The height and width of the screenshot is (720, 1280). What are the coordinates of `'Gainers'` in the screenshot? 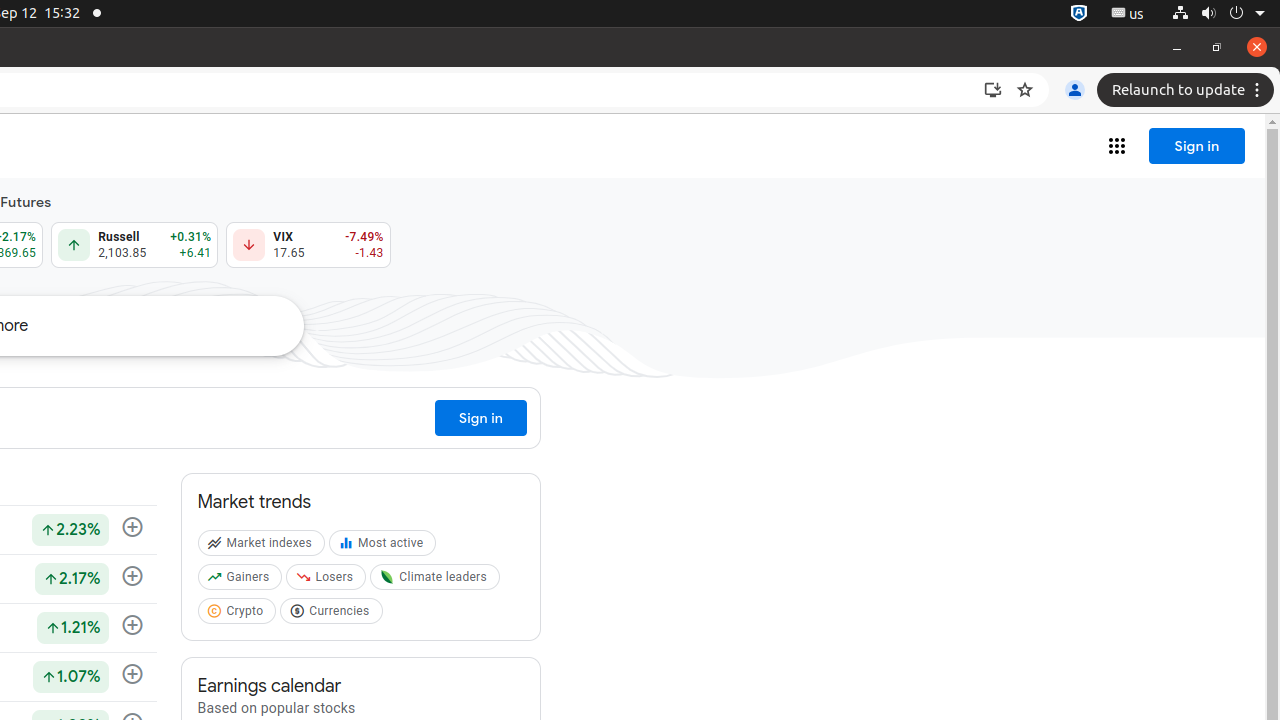 It's located at (241, 580).